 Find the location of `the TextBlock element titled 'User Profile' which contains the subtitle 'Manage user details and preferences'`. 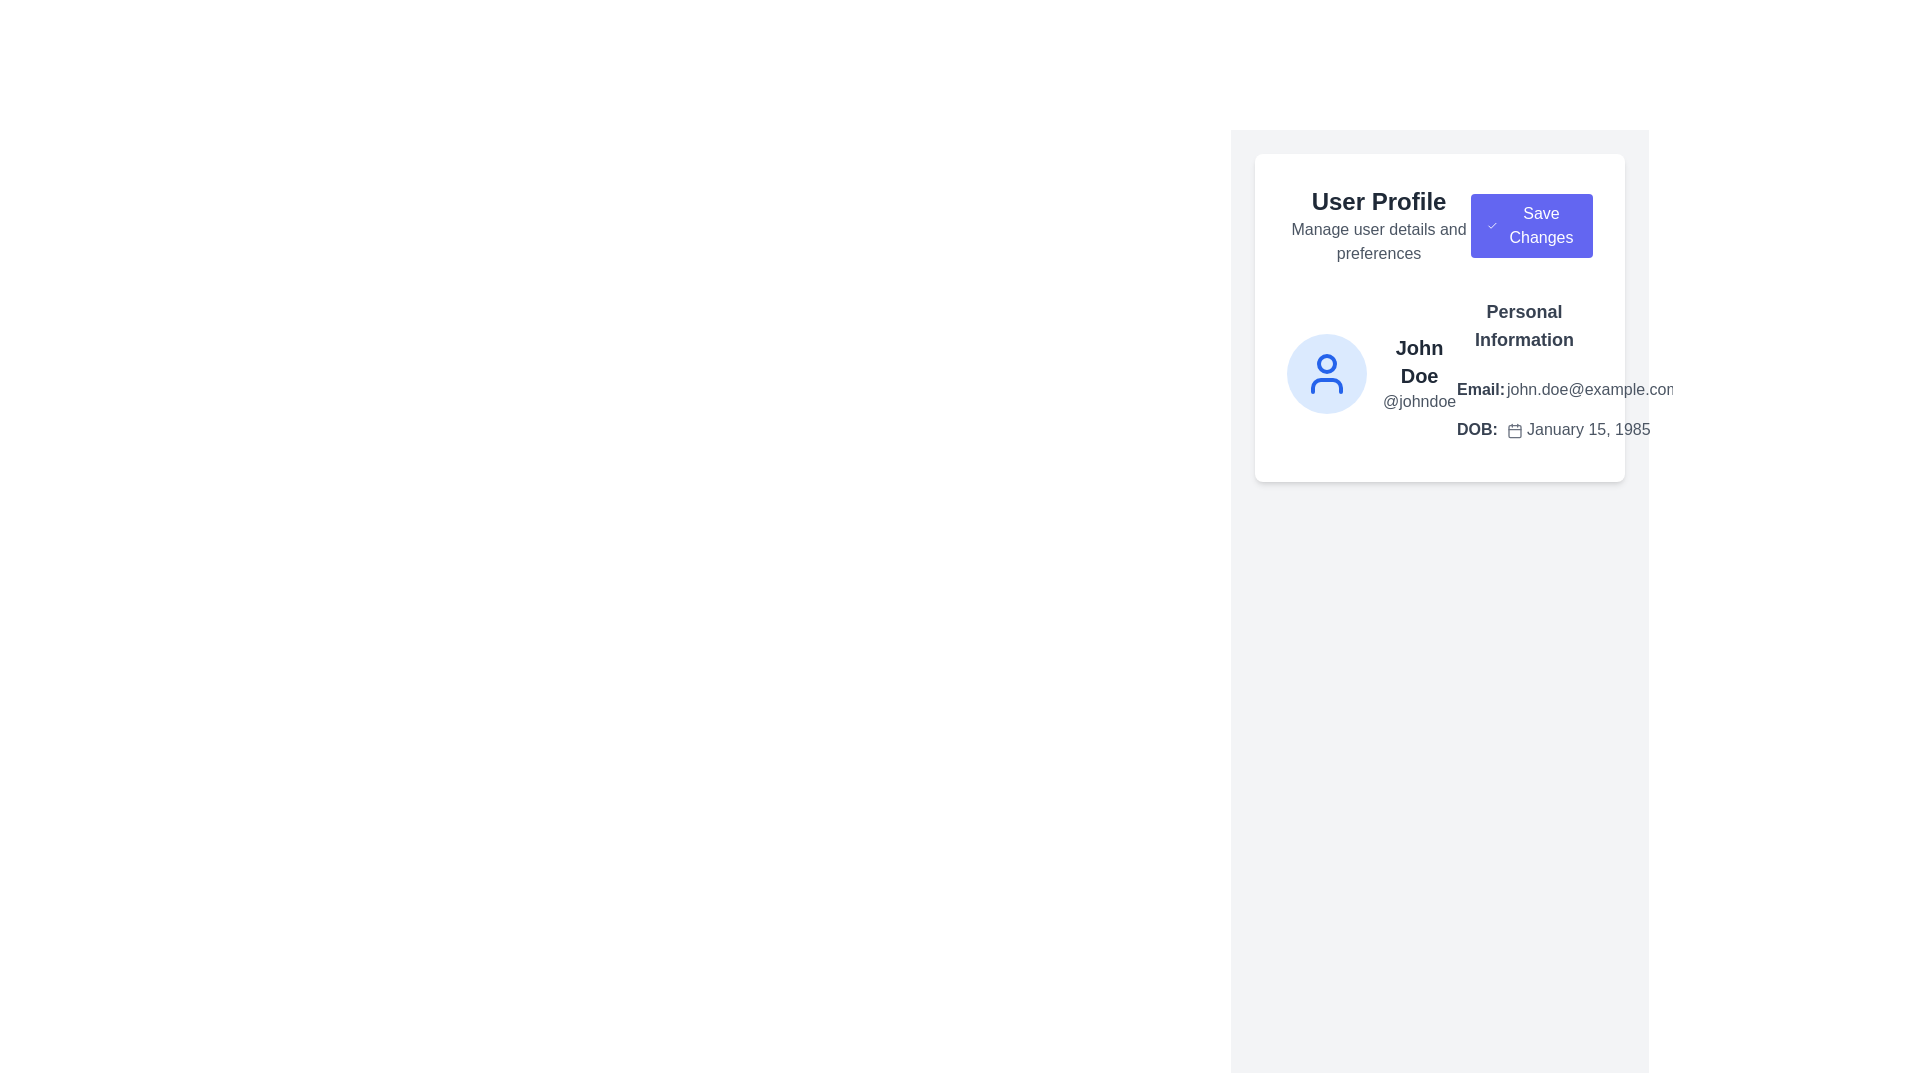

the TextBlock element titled 'User Profile' which contains the subtitle 'Manage user details and preferences' is located at coordinates (1378, 225).